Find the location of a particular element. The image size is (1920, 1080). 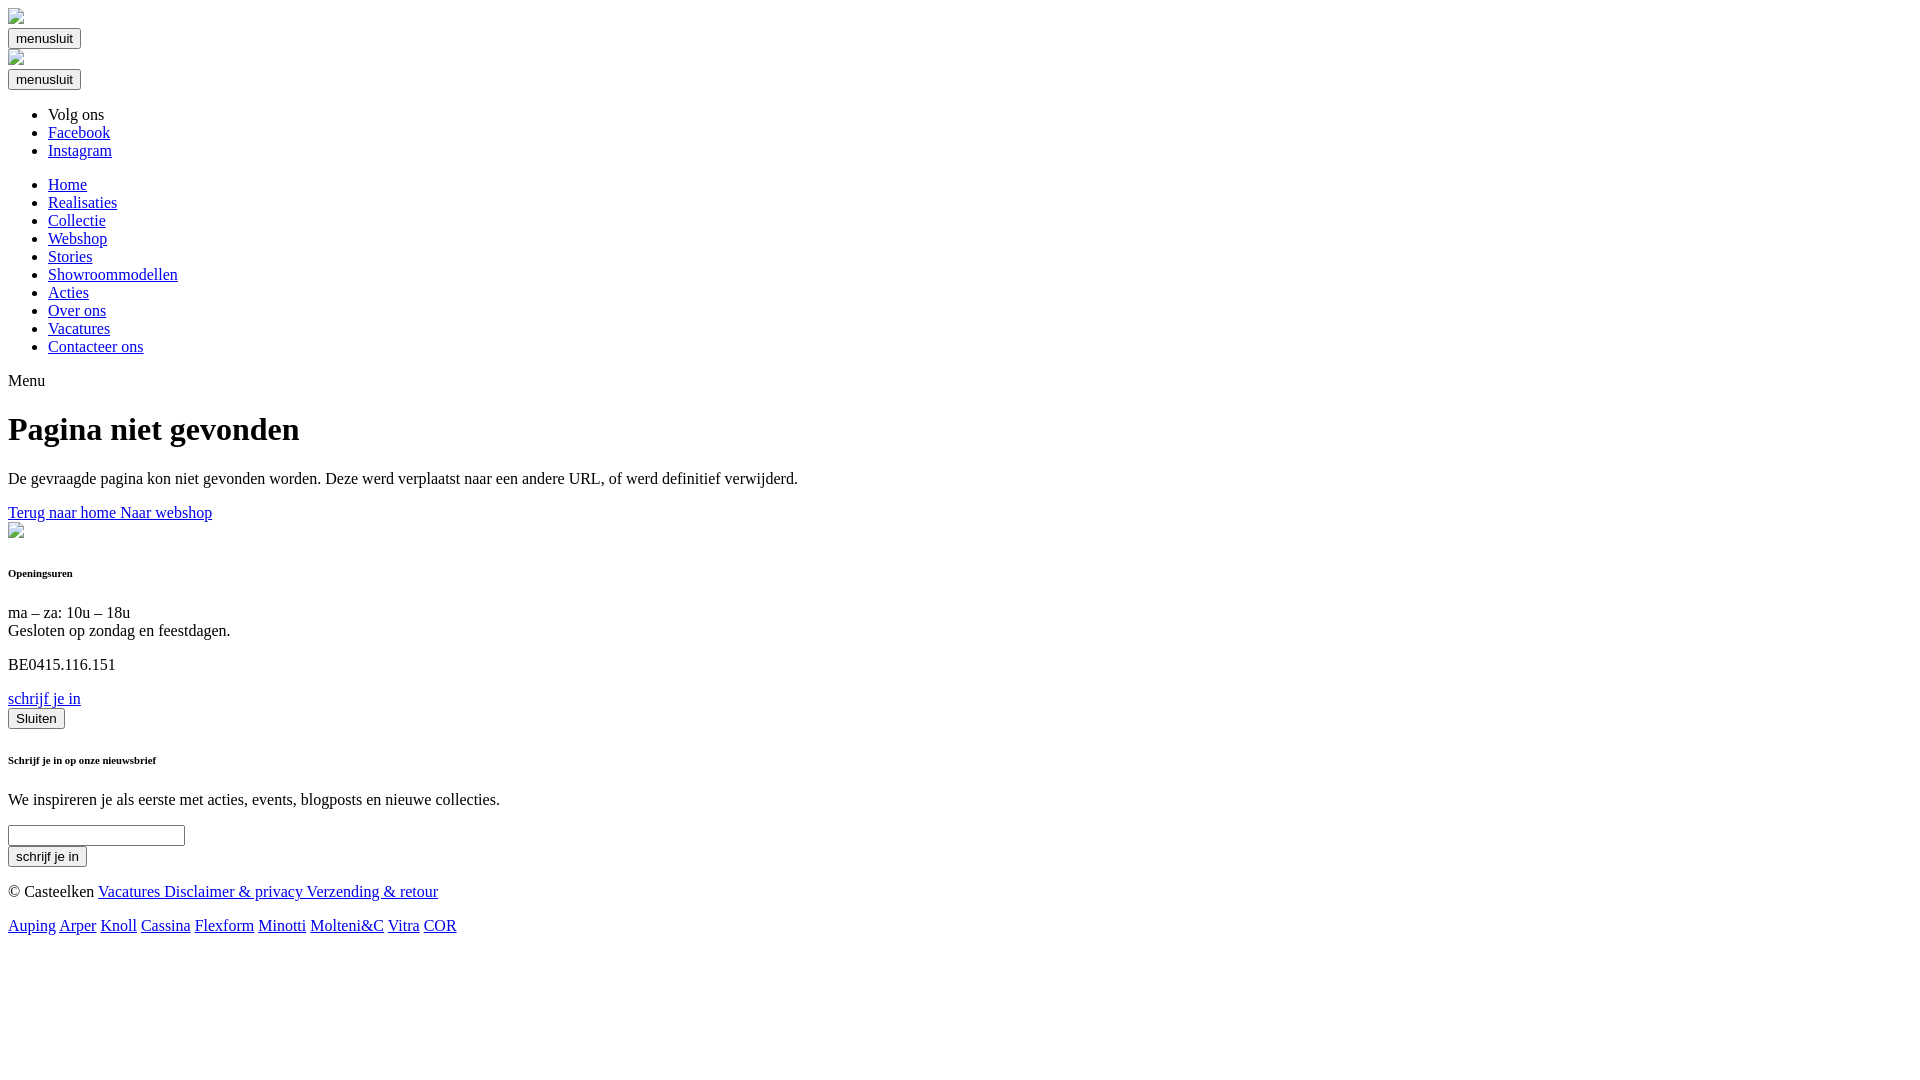

'Facebook' is located at coordinates (78, 132).